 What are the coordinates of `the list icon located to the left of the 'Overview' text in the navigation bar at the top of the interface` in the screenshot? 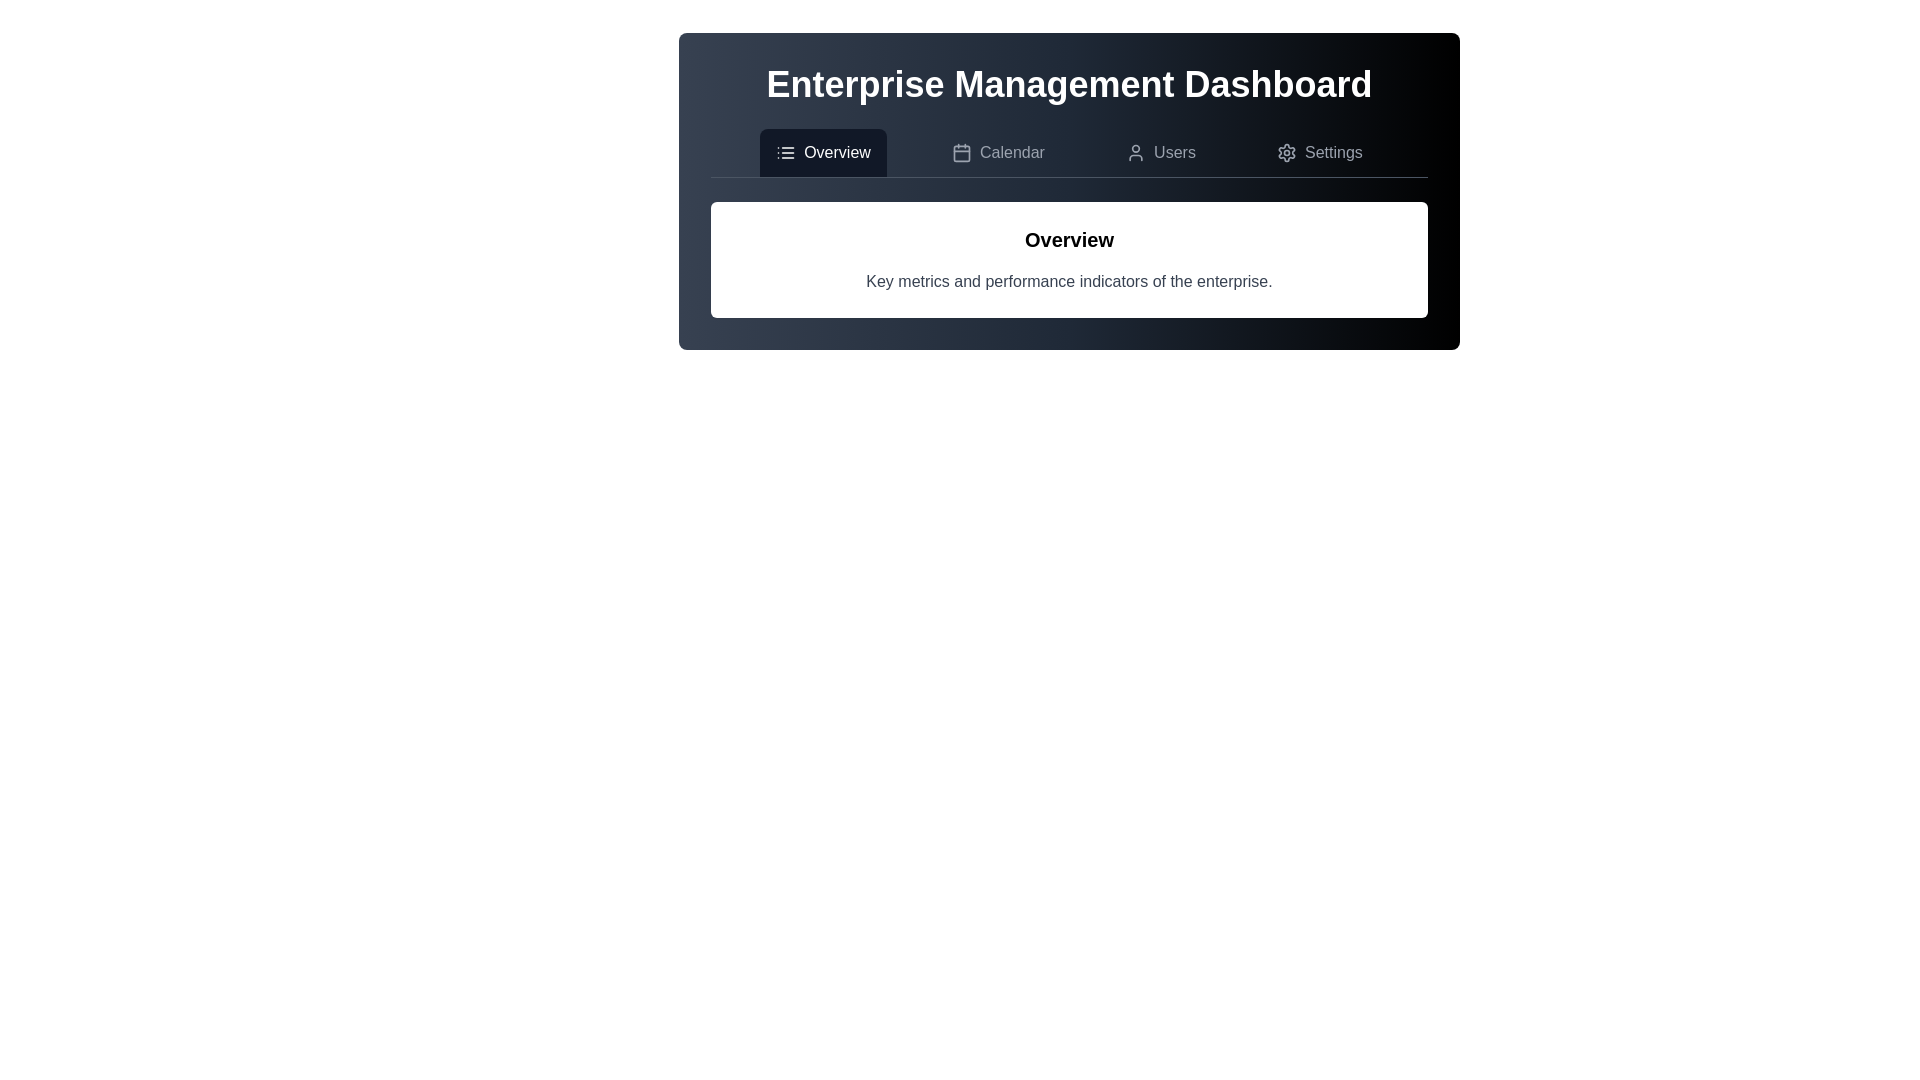 It's located at (785, 152).